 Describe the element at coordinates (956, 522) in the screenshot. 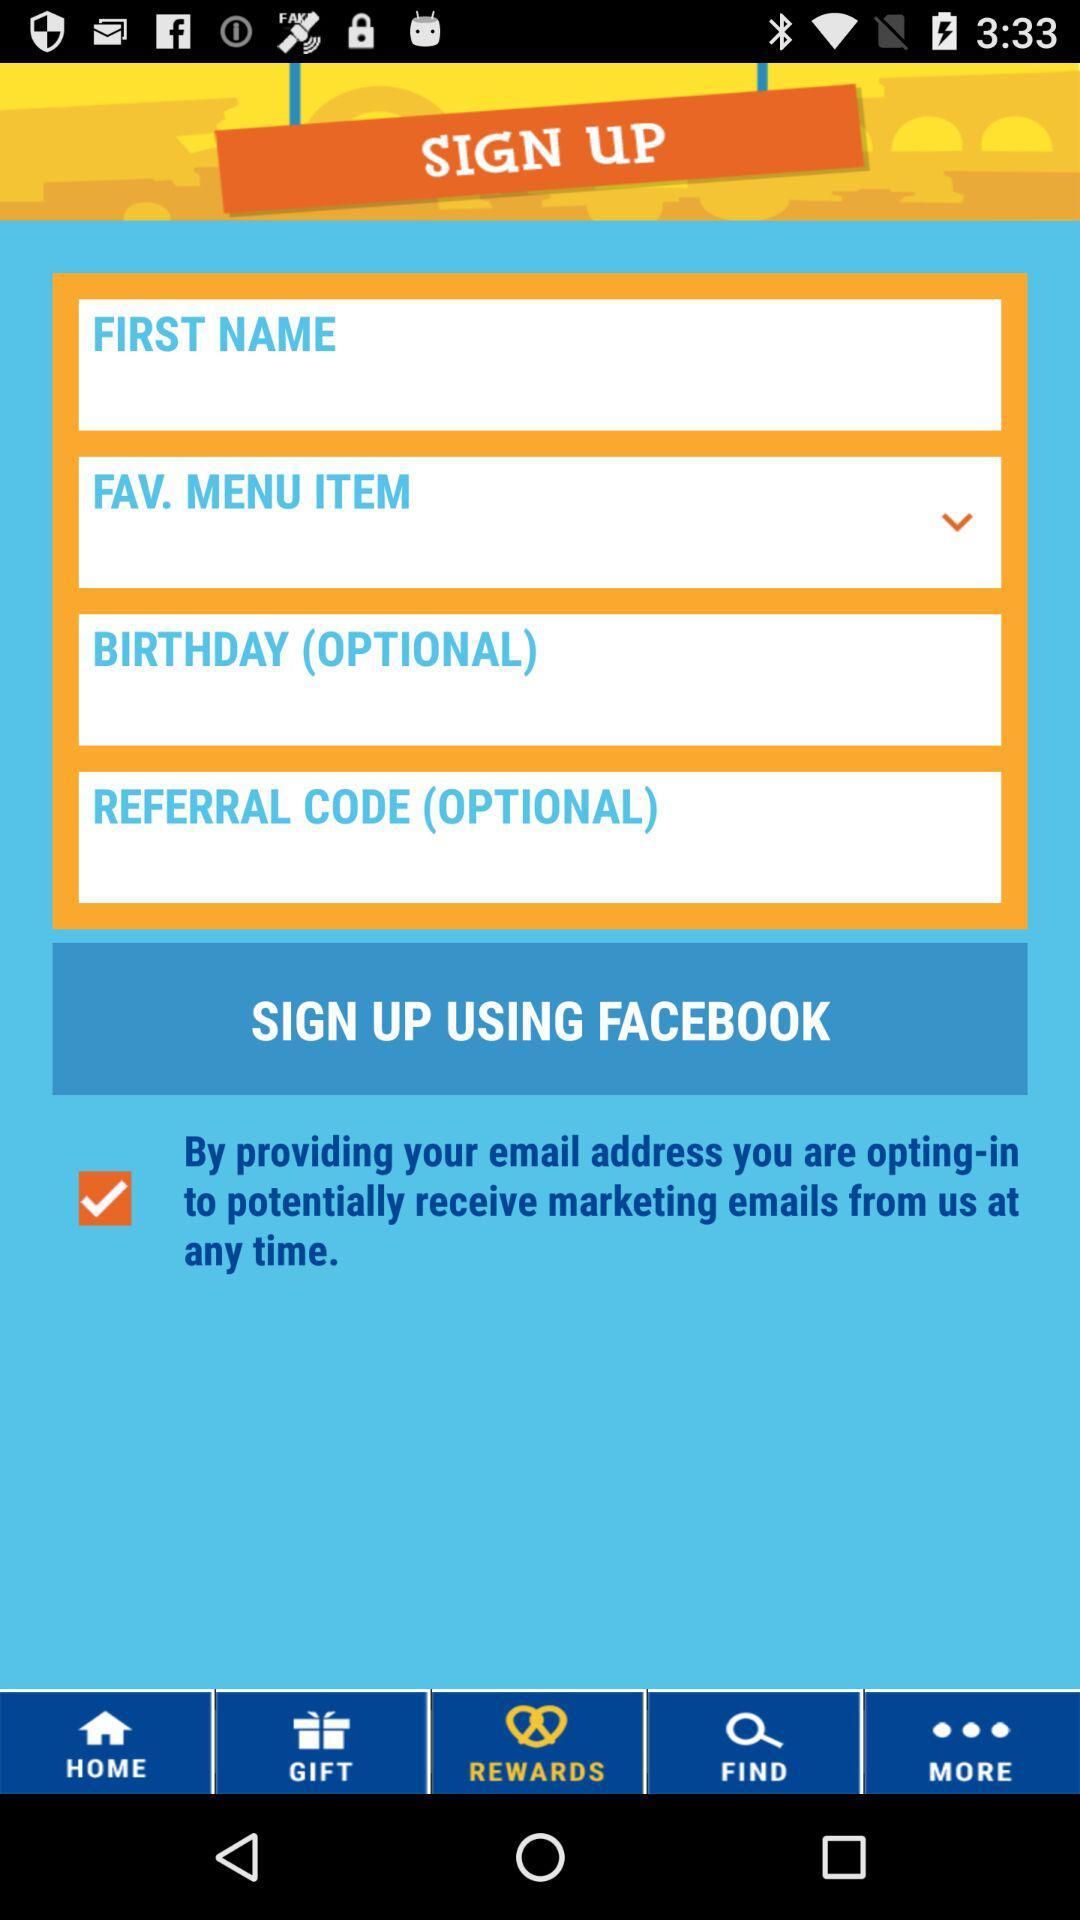

I see `icon to the right of the fav. menu item item` at that location.